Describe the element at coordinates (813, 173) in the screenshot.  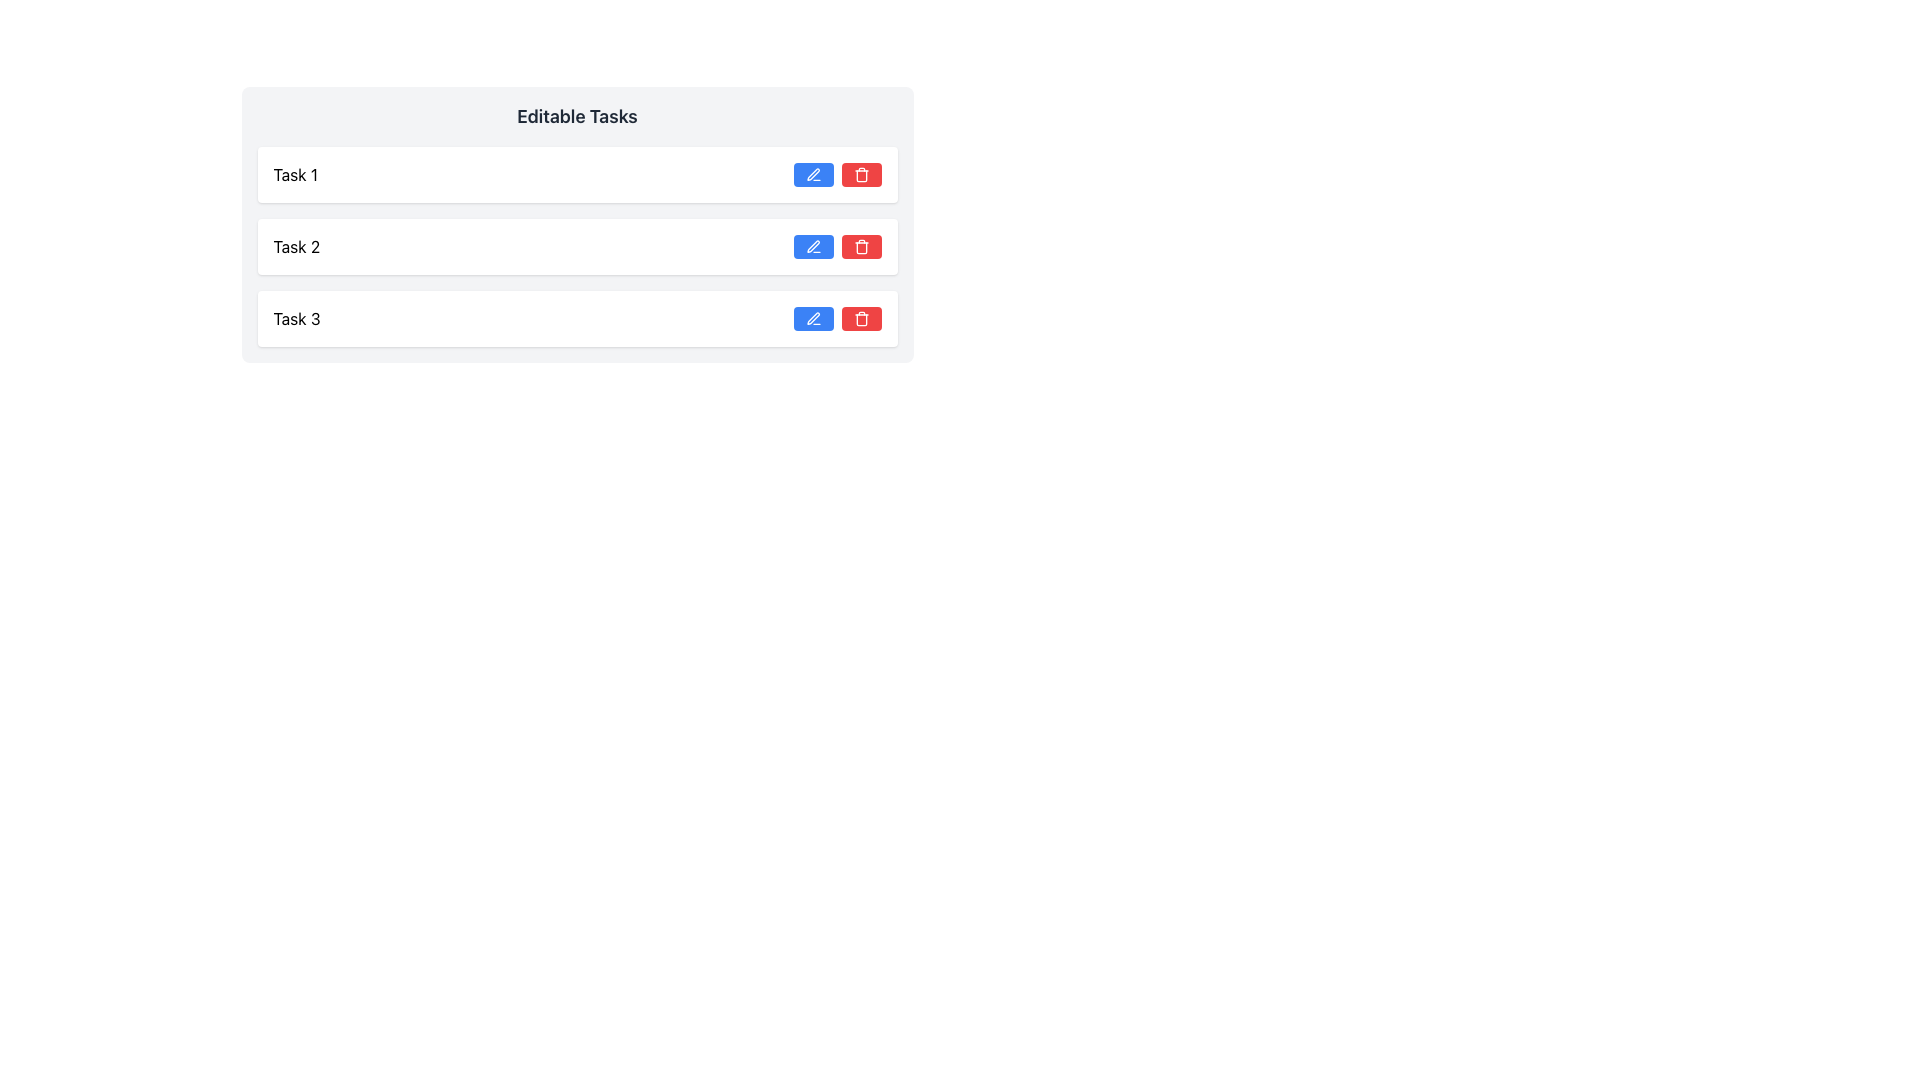
I see `the edit icon located at the top task row, positioned left of the red trash bin icon` at that location.